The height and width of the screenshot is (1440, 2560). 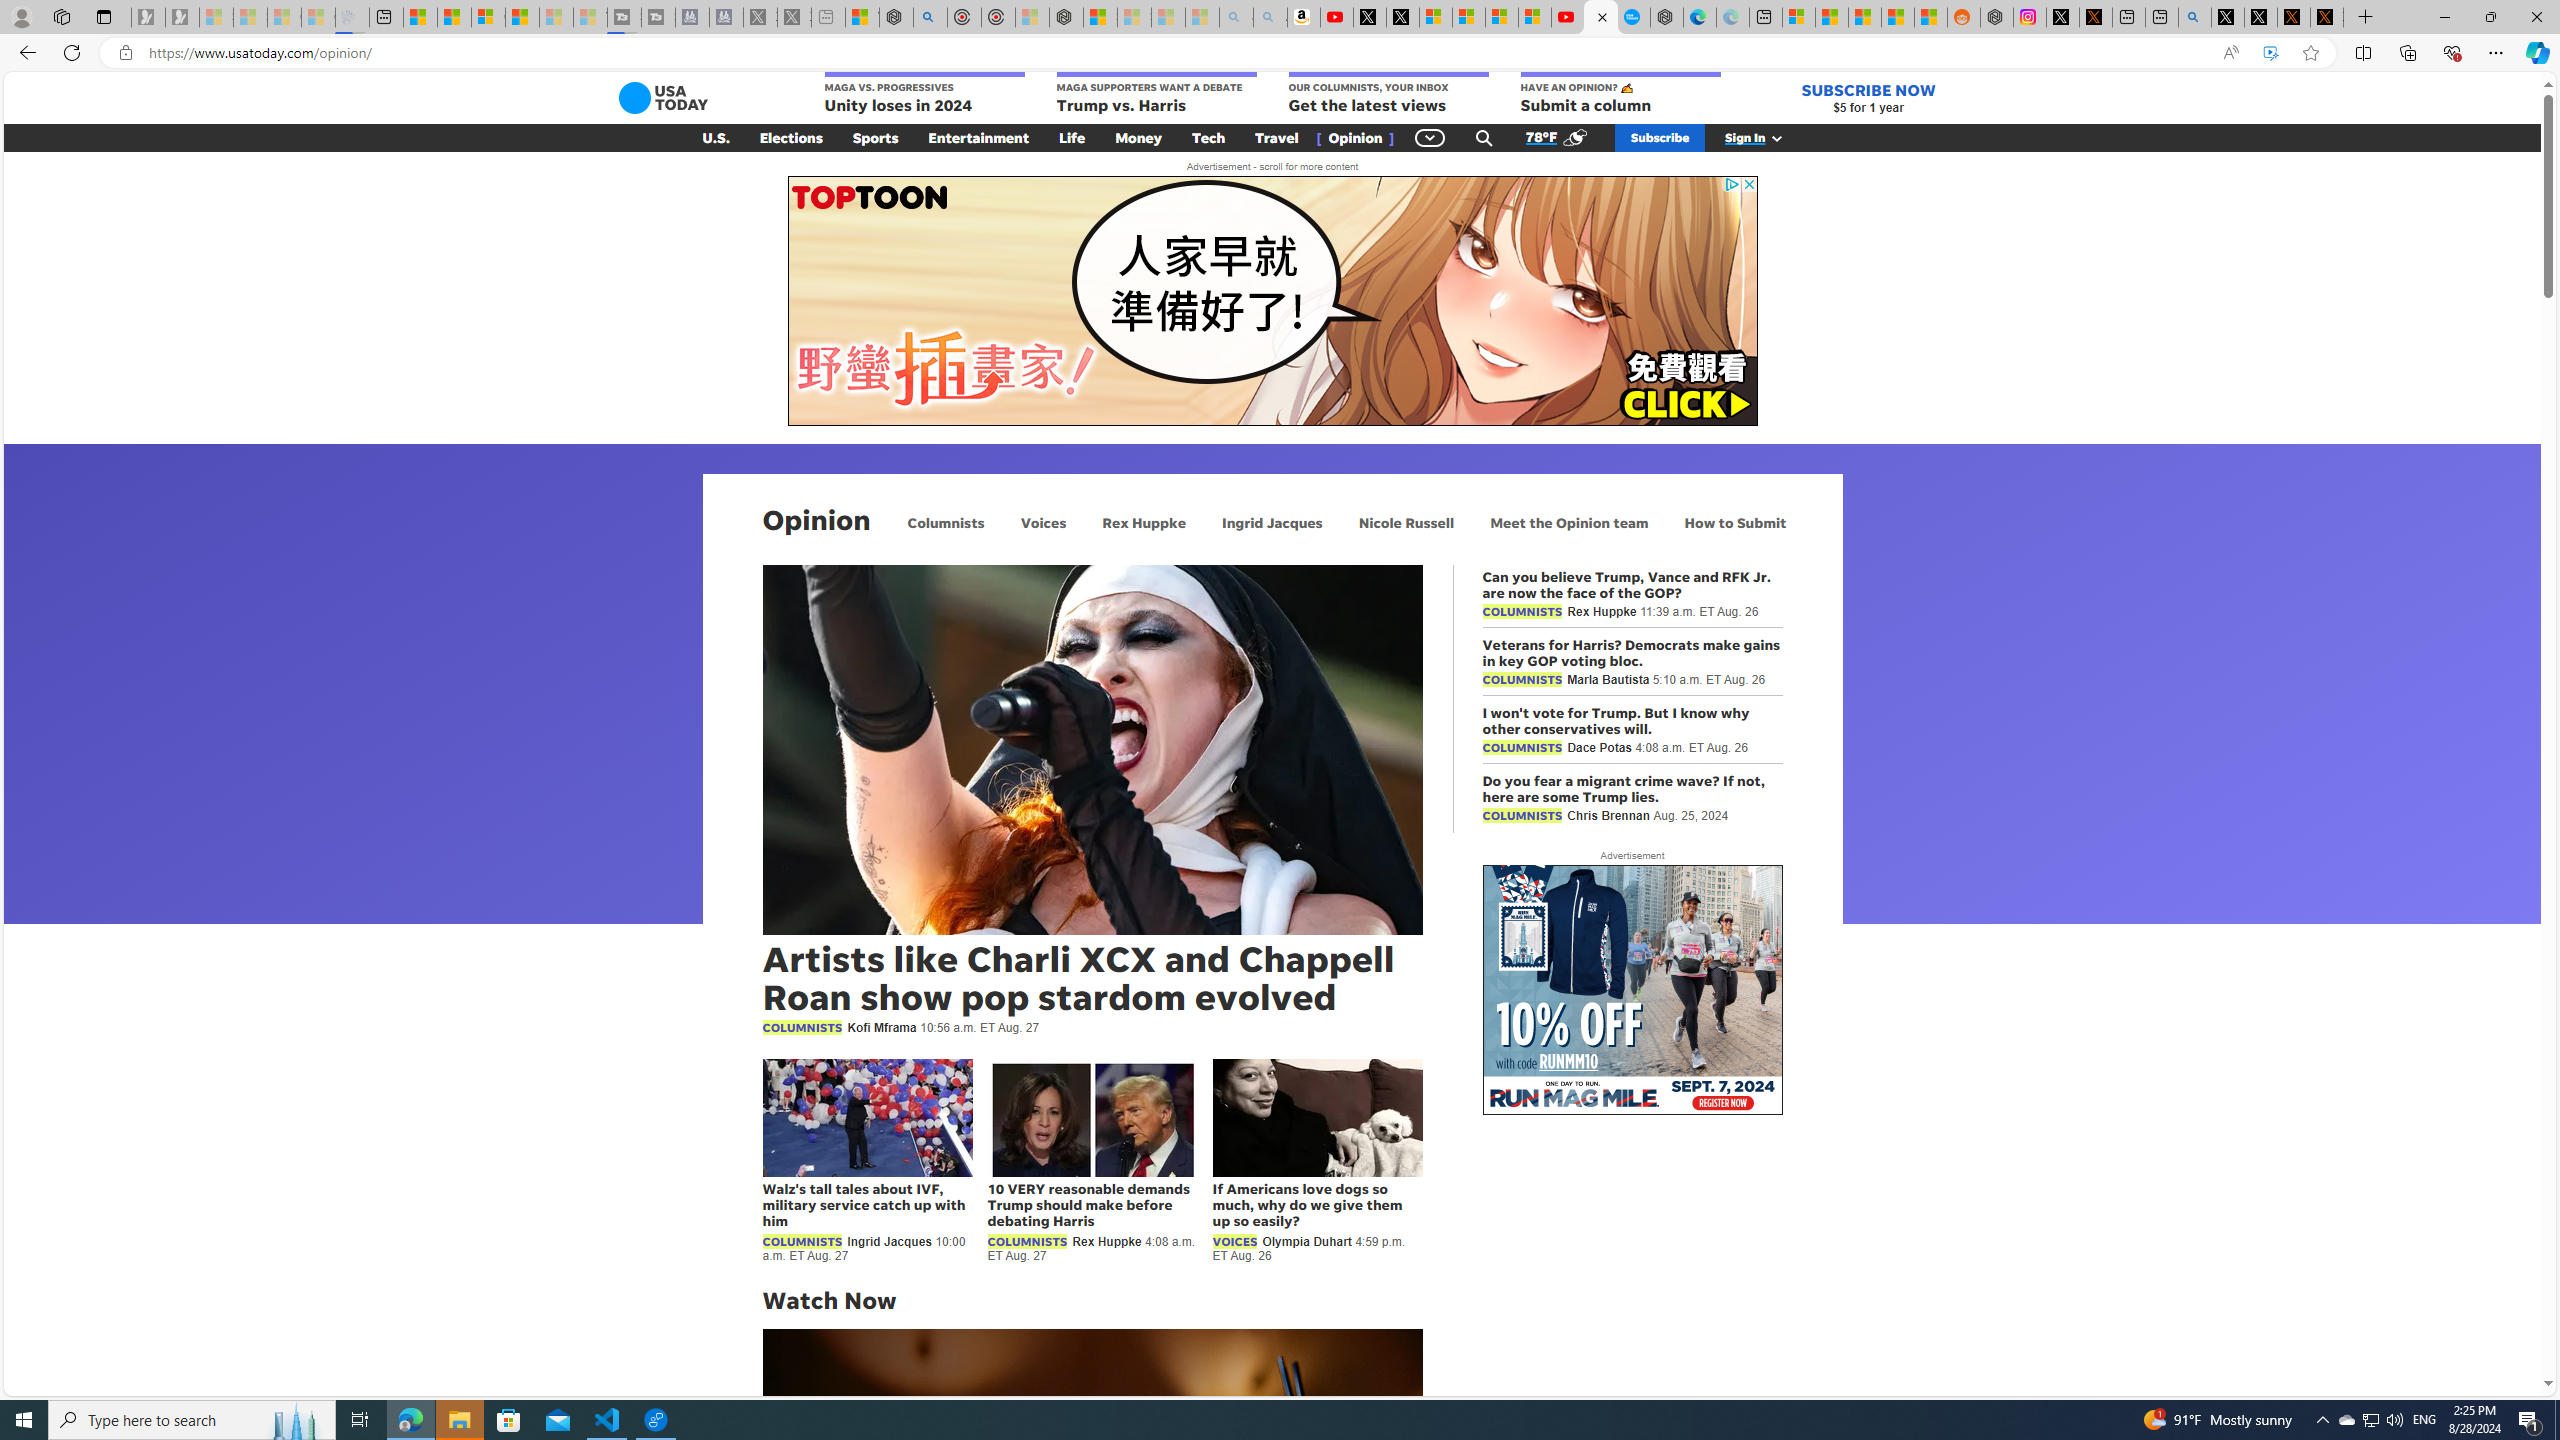 I want to click on 'amazon - Search - Sleeping', so click(x=1235, y=16).